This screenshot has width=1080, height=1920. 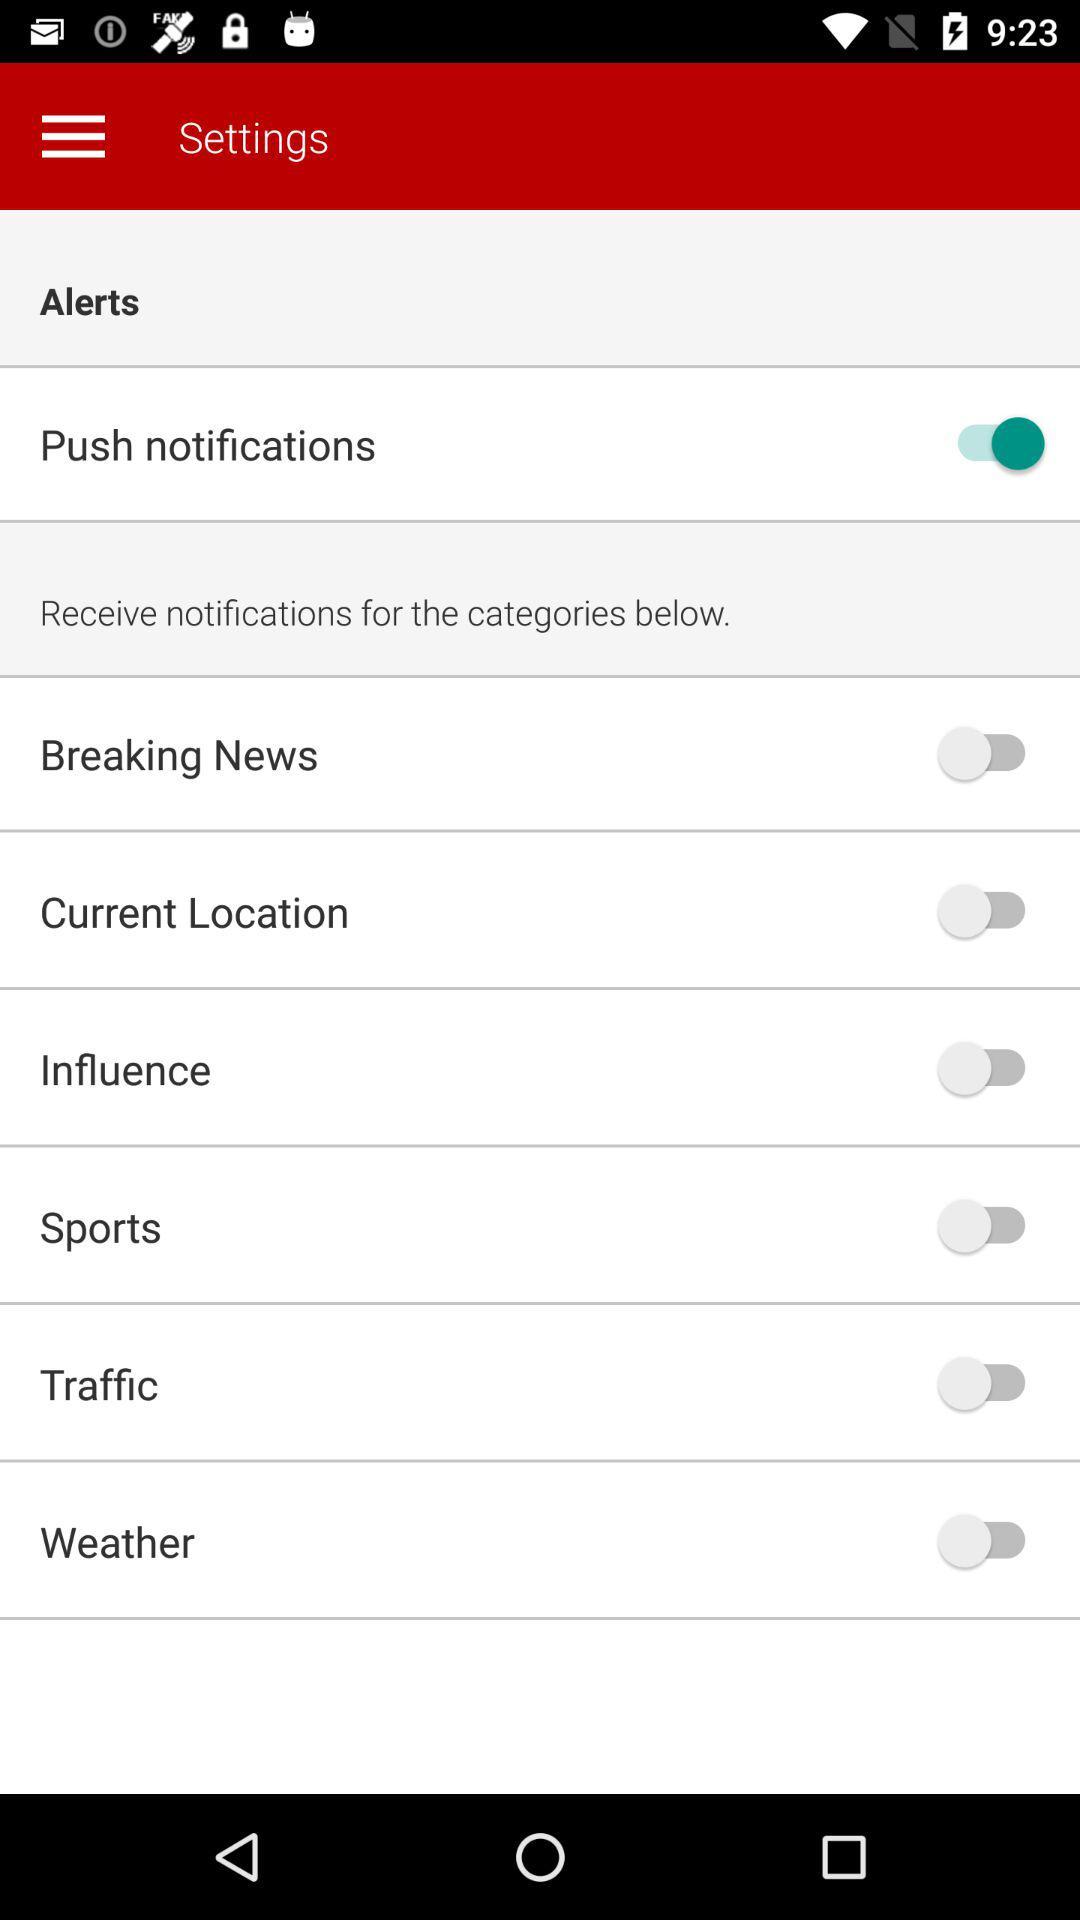 I want to click on current location, so click(x=991, y=909).